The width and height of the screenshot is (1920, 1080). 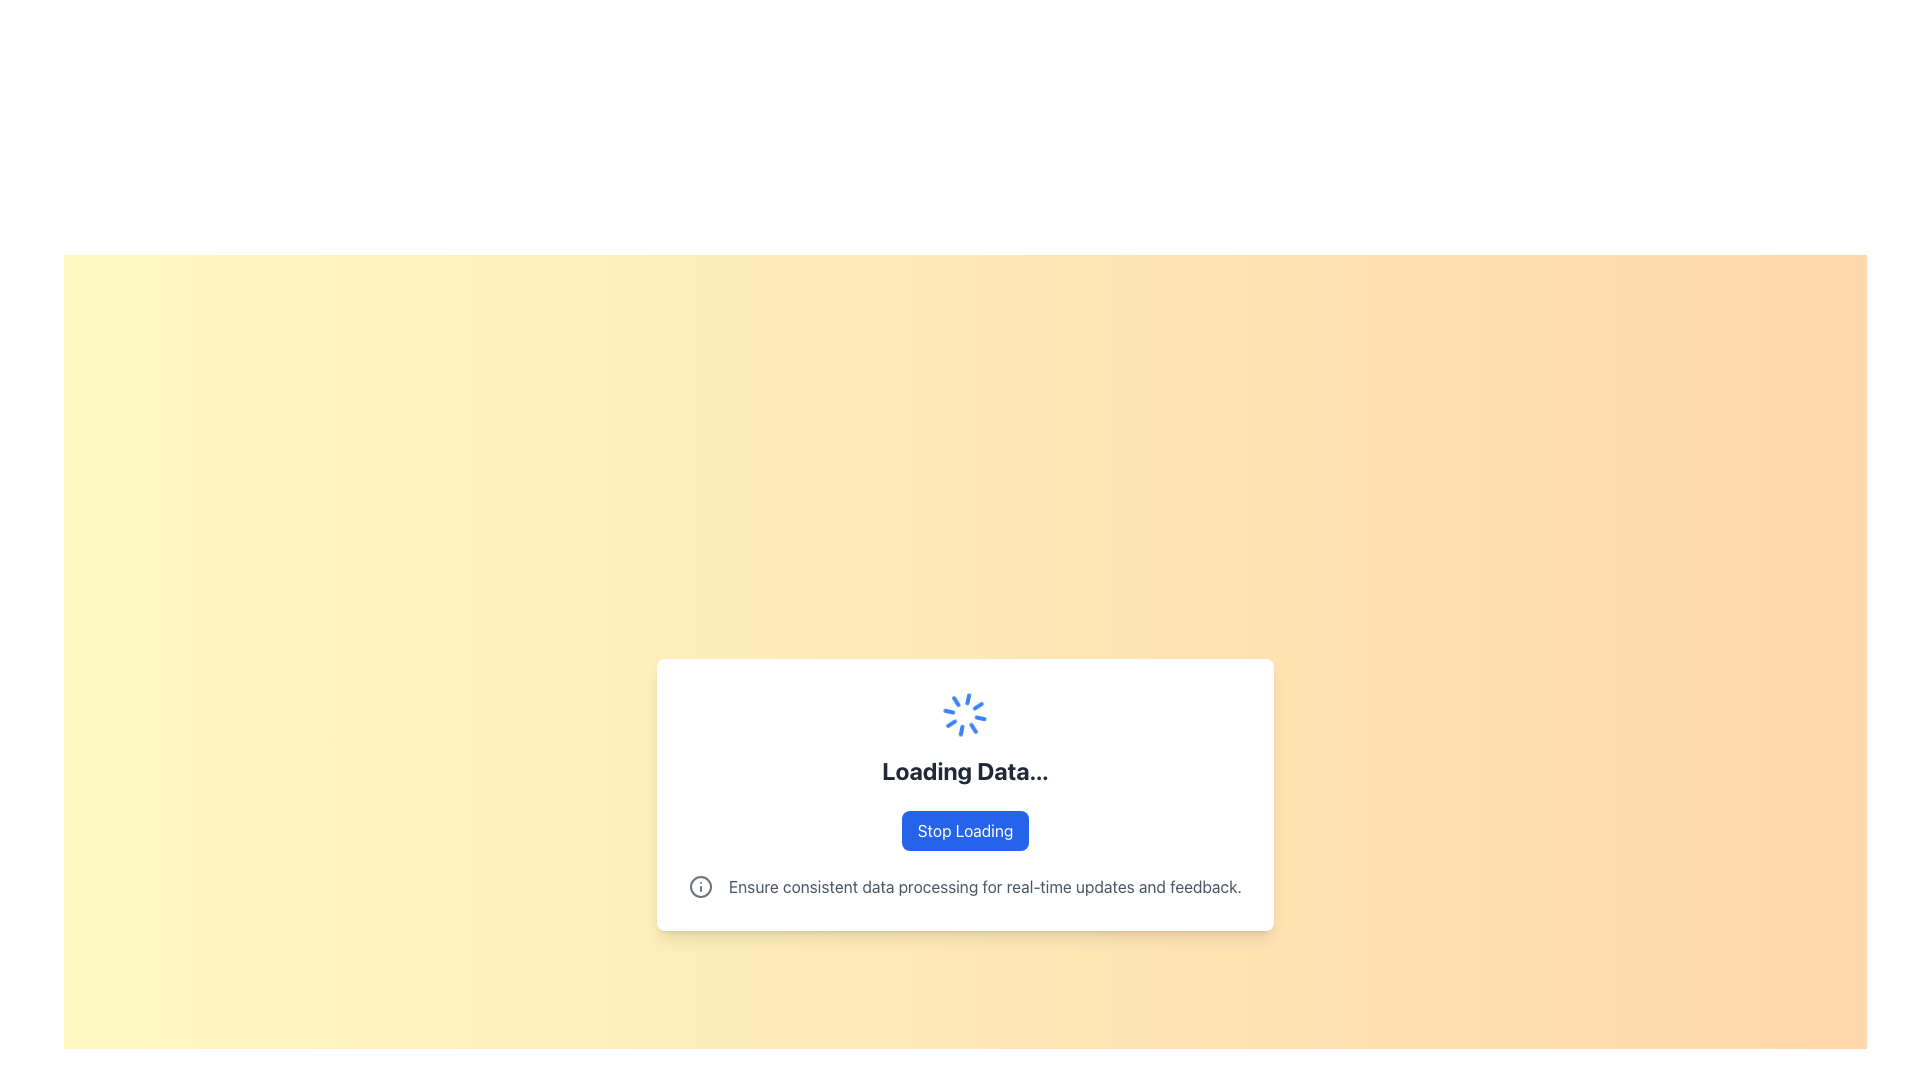 I want to click on the text label displaying 'Loading Data...' which is styled with a bold font and is centered within a clean dialog box, so click(x=965, y=770).